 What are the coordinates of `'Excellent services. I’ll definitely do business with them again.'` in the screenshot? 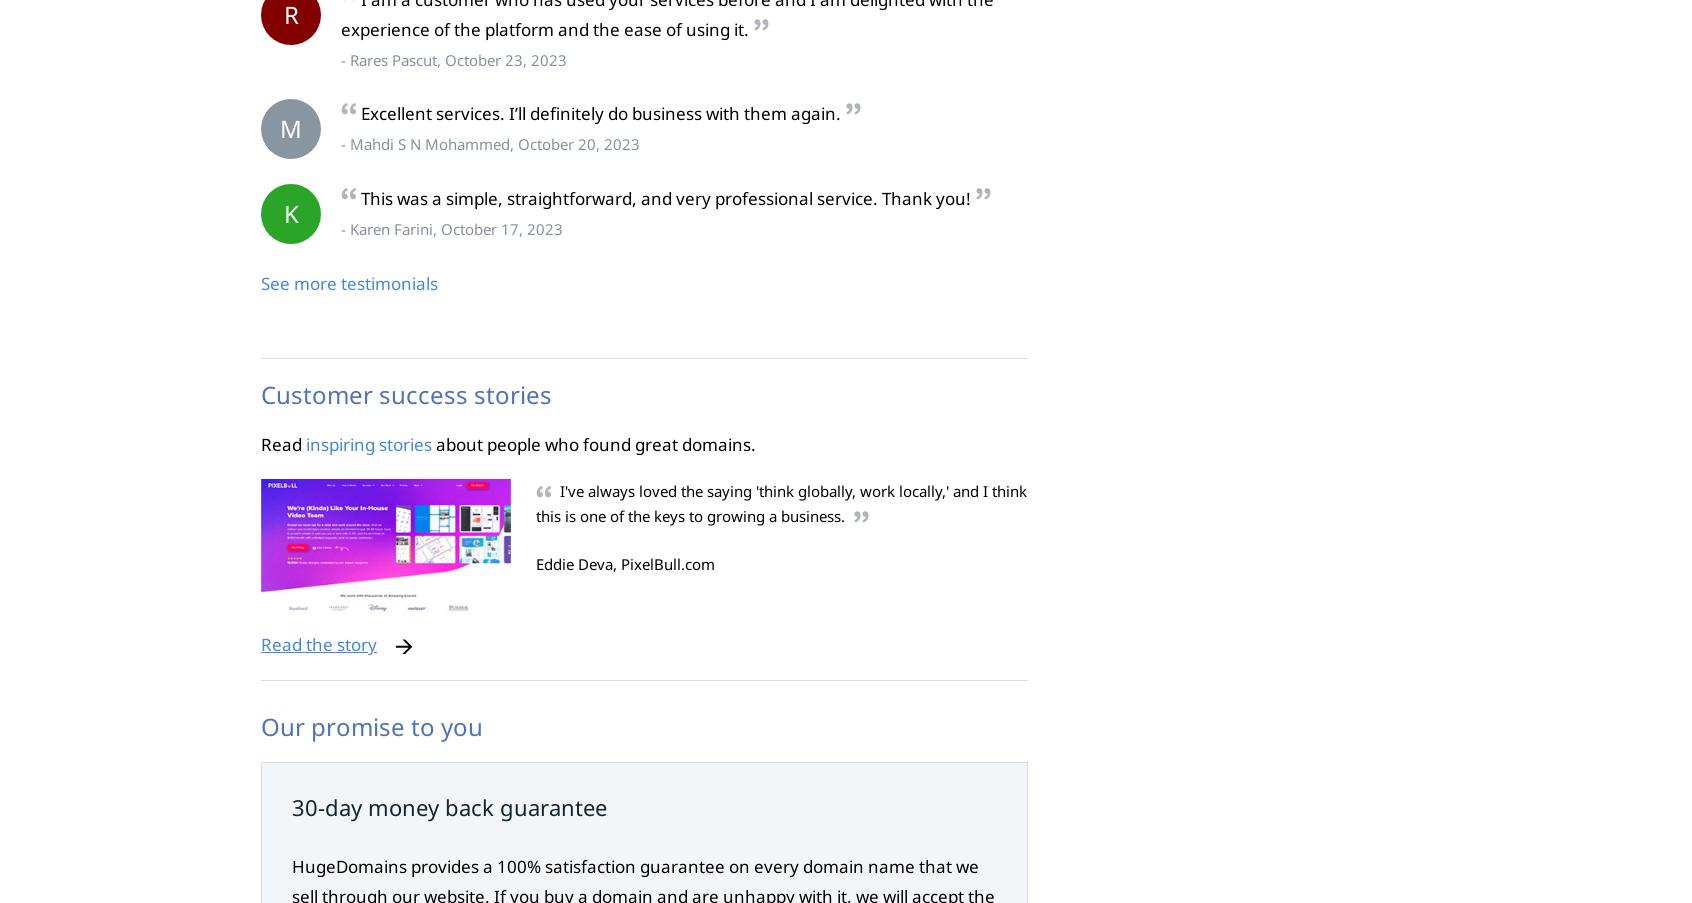 It's located at (599, 113).